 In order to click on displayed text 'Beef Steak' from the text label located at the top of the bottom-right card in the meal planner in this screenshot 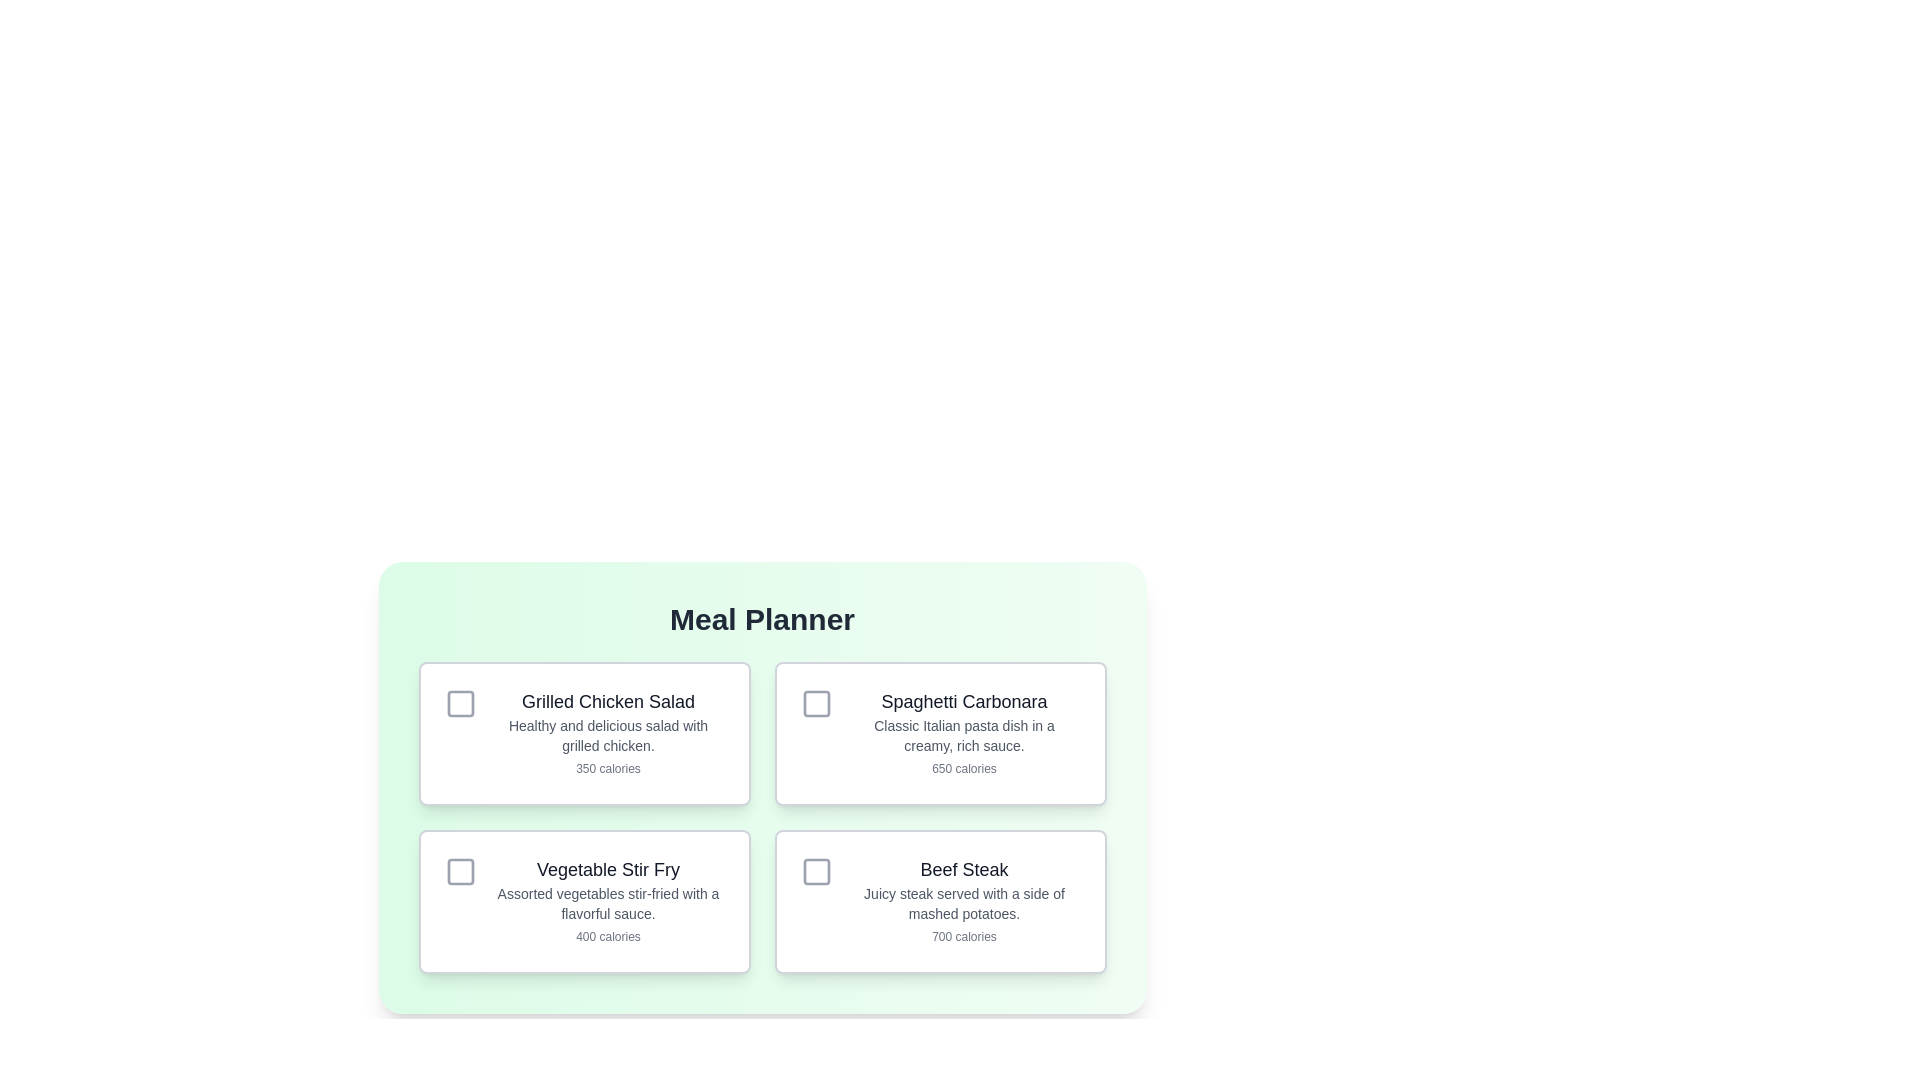, I will do `click(964, 869)`.